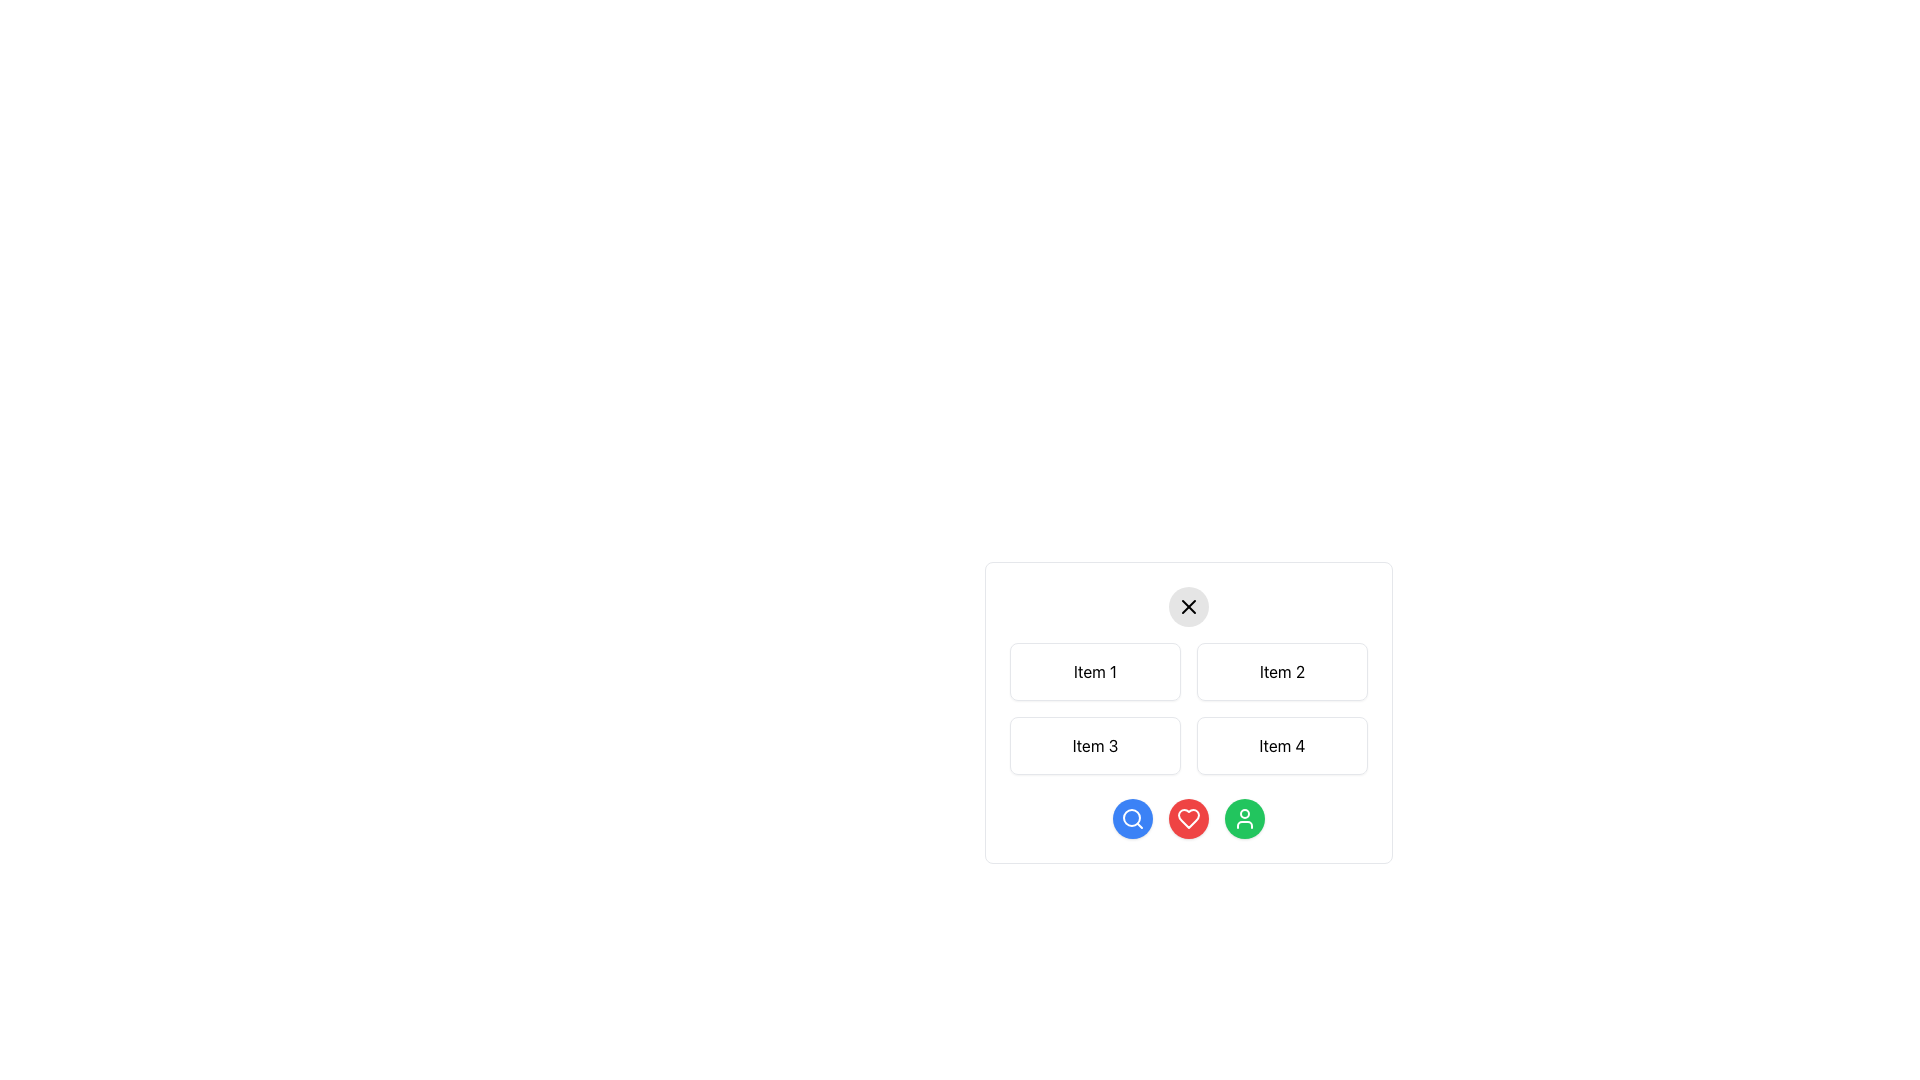 This screenshot has height=1080, width=1920. Describe the element at coordinates (1189, 605) in the screenshot. I see `the Close Icon located at the top center of the interface` at that location.